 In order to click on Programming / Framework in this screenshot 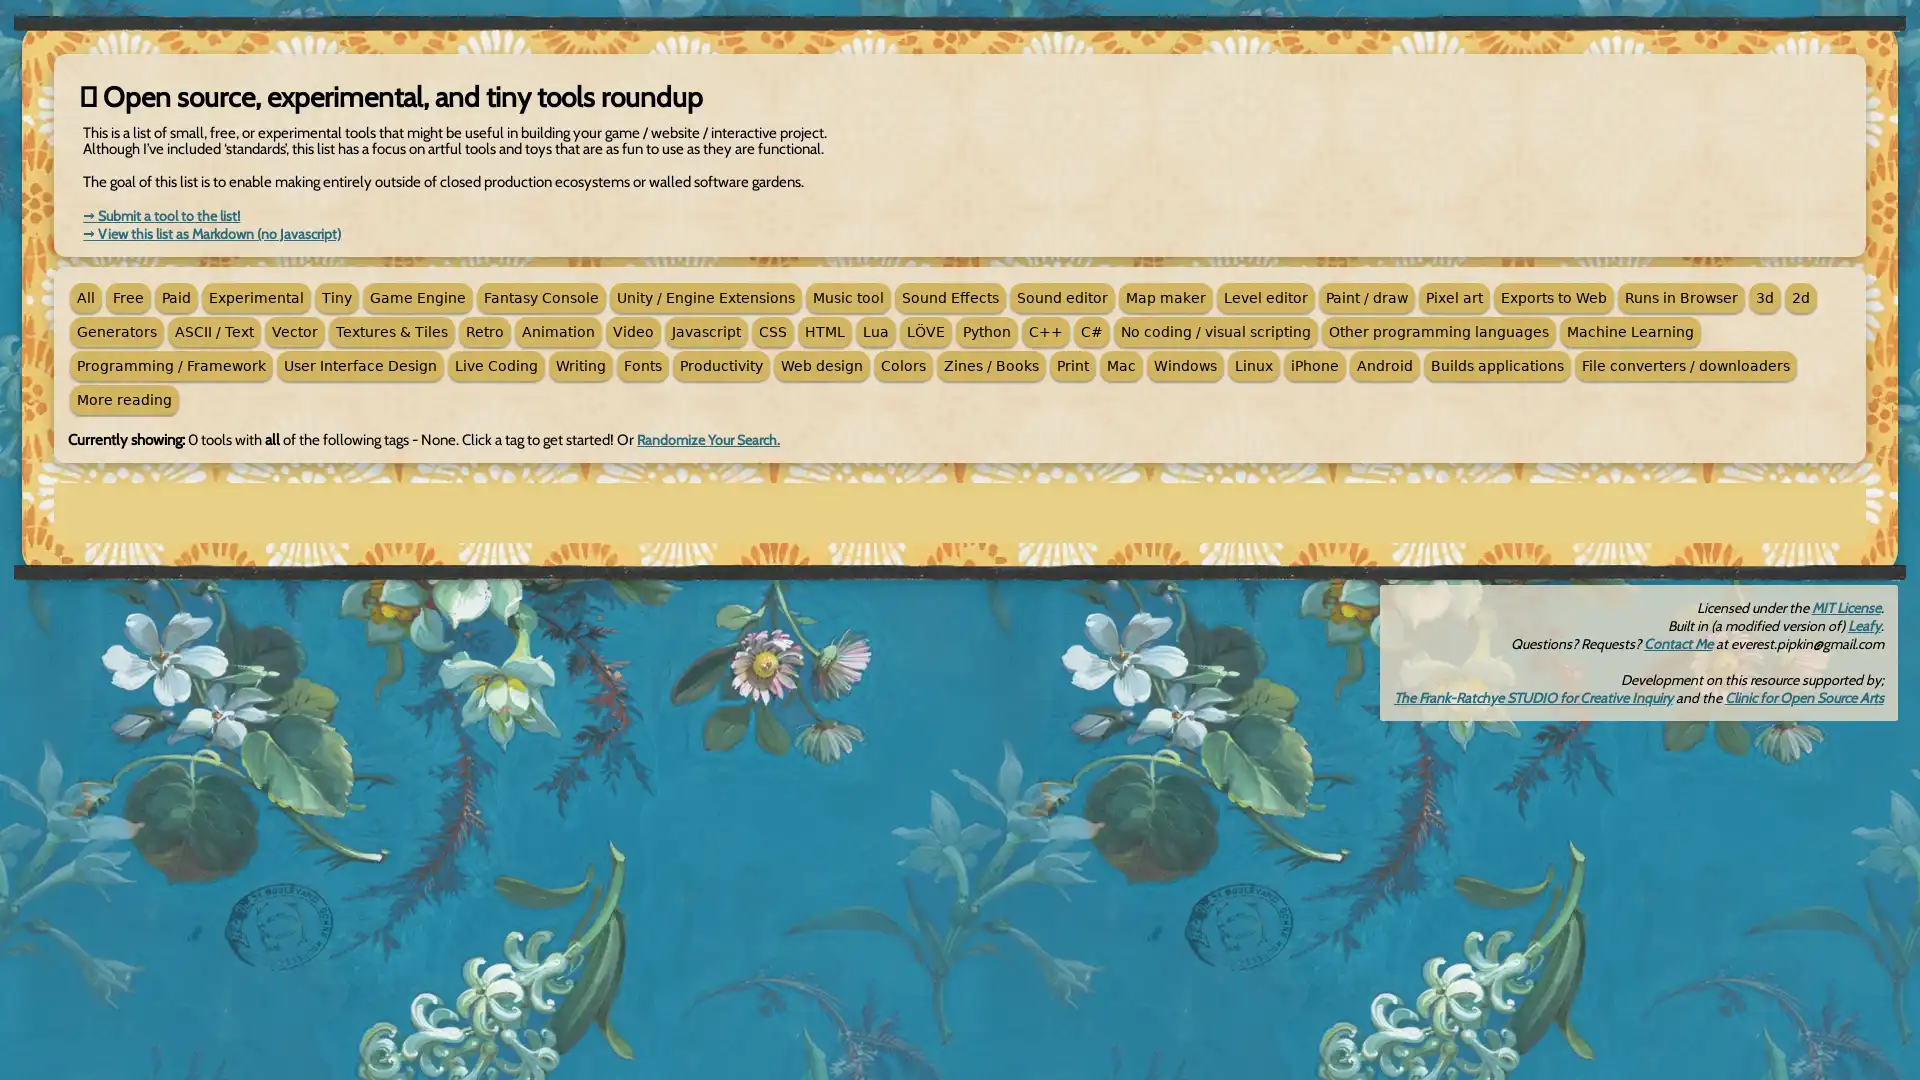, I will do `click(171, 366)`.